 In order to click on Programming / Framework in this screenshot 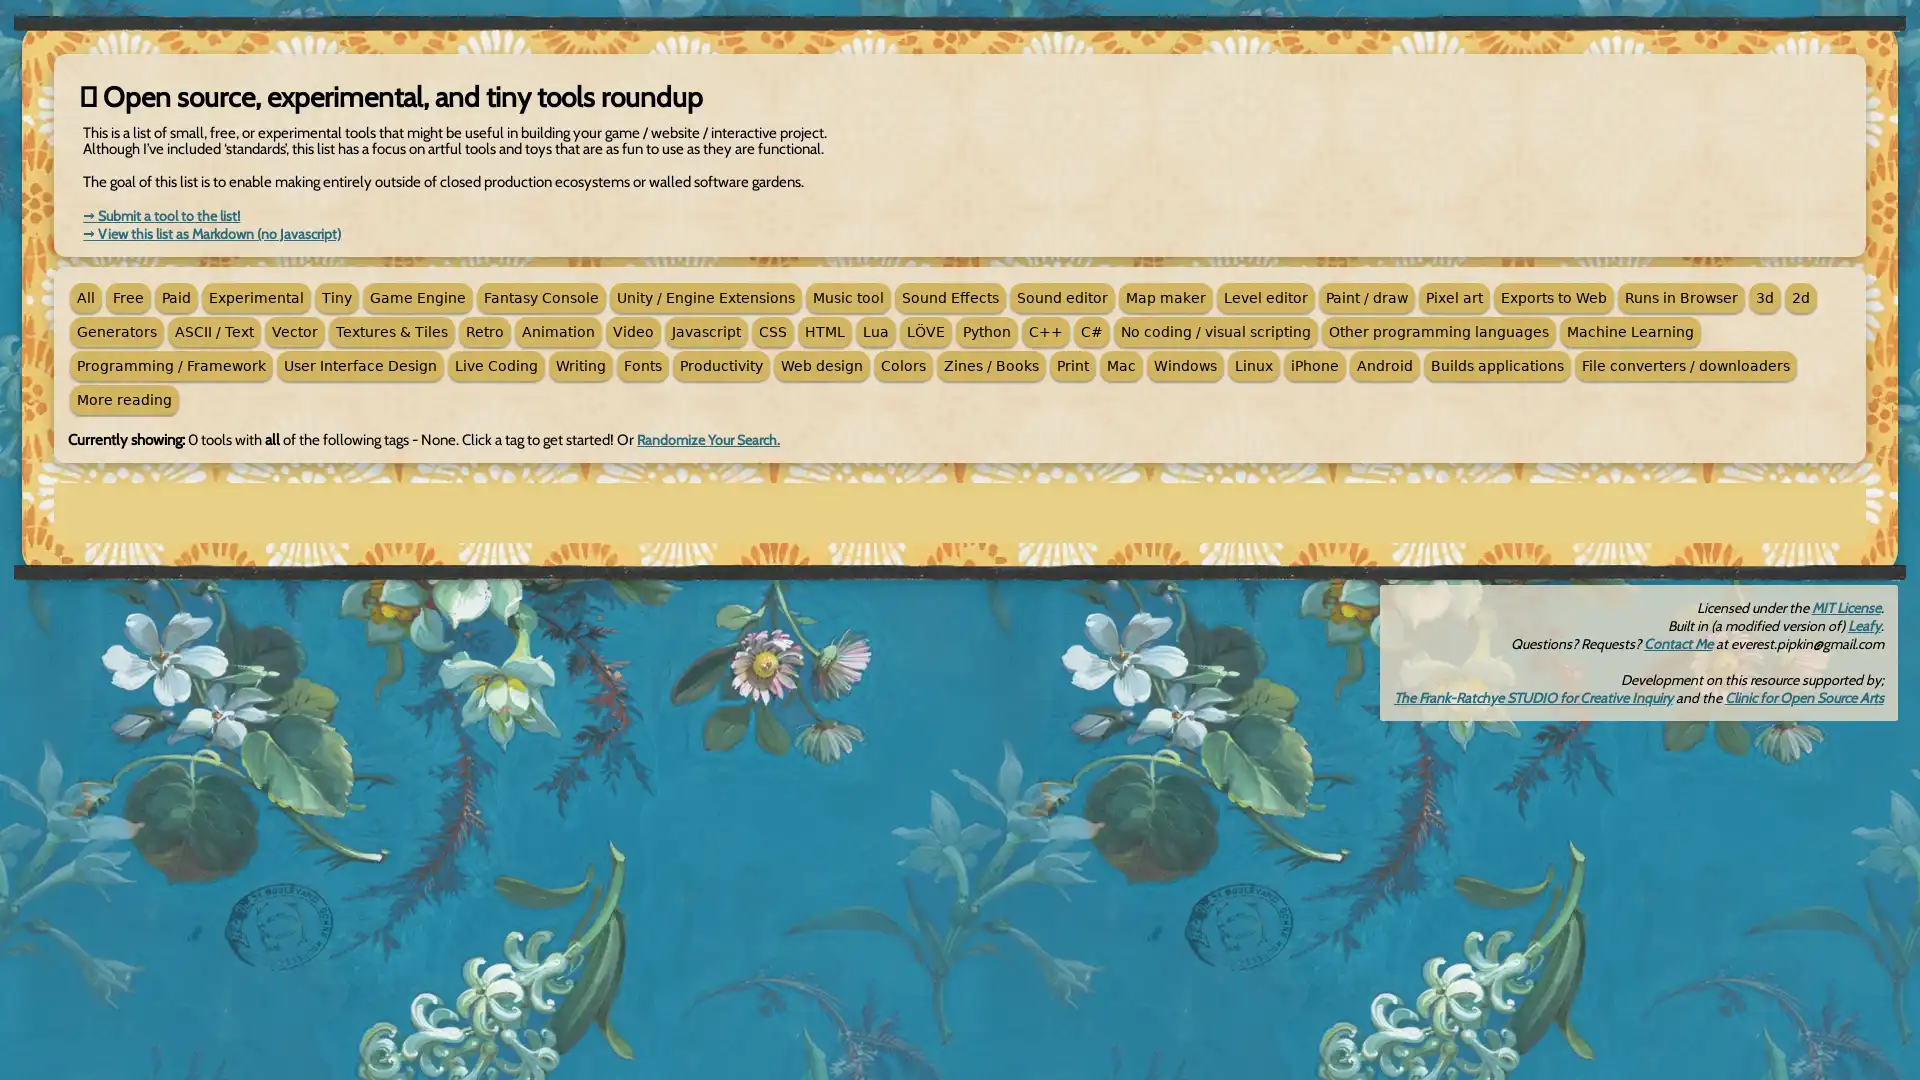, I will do `click(171, 366)`.